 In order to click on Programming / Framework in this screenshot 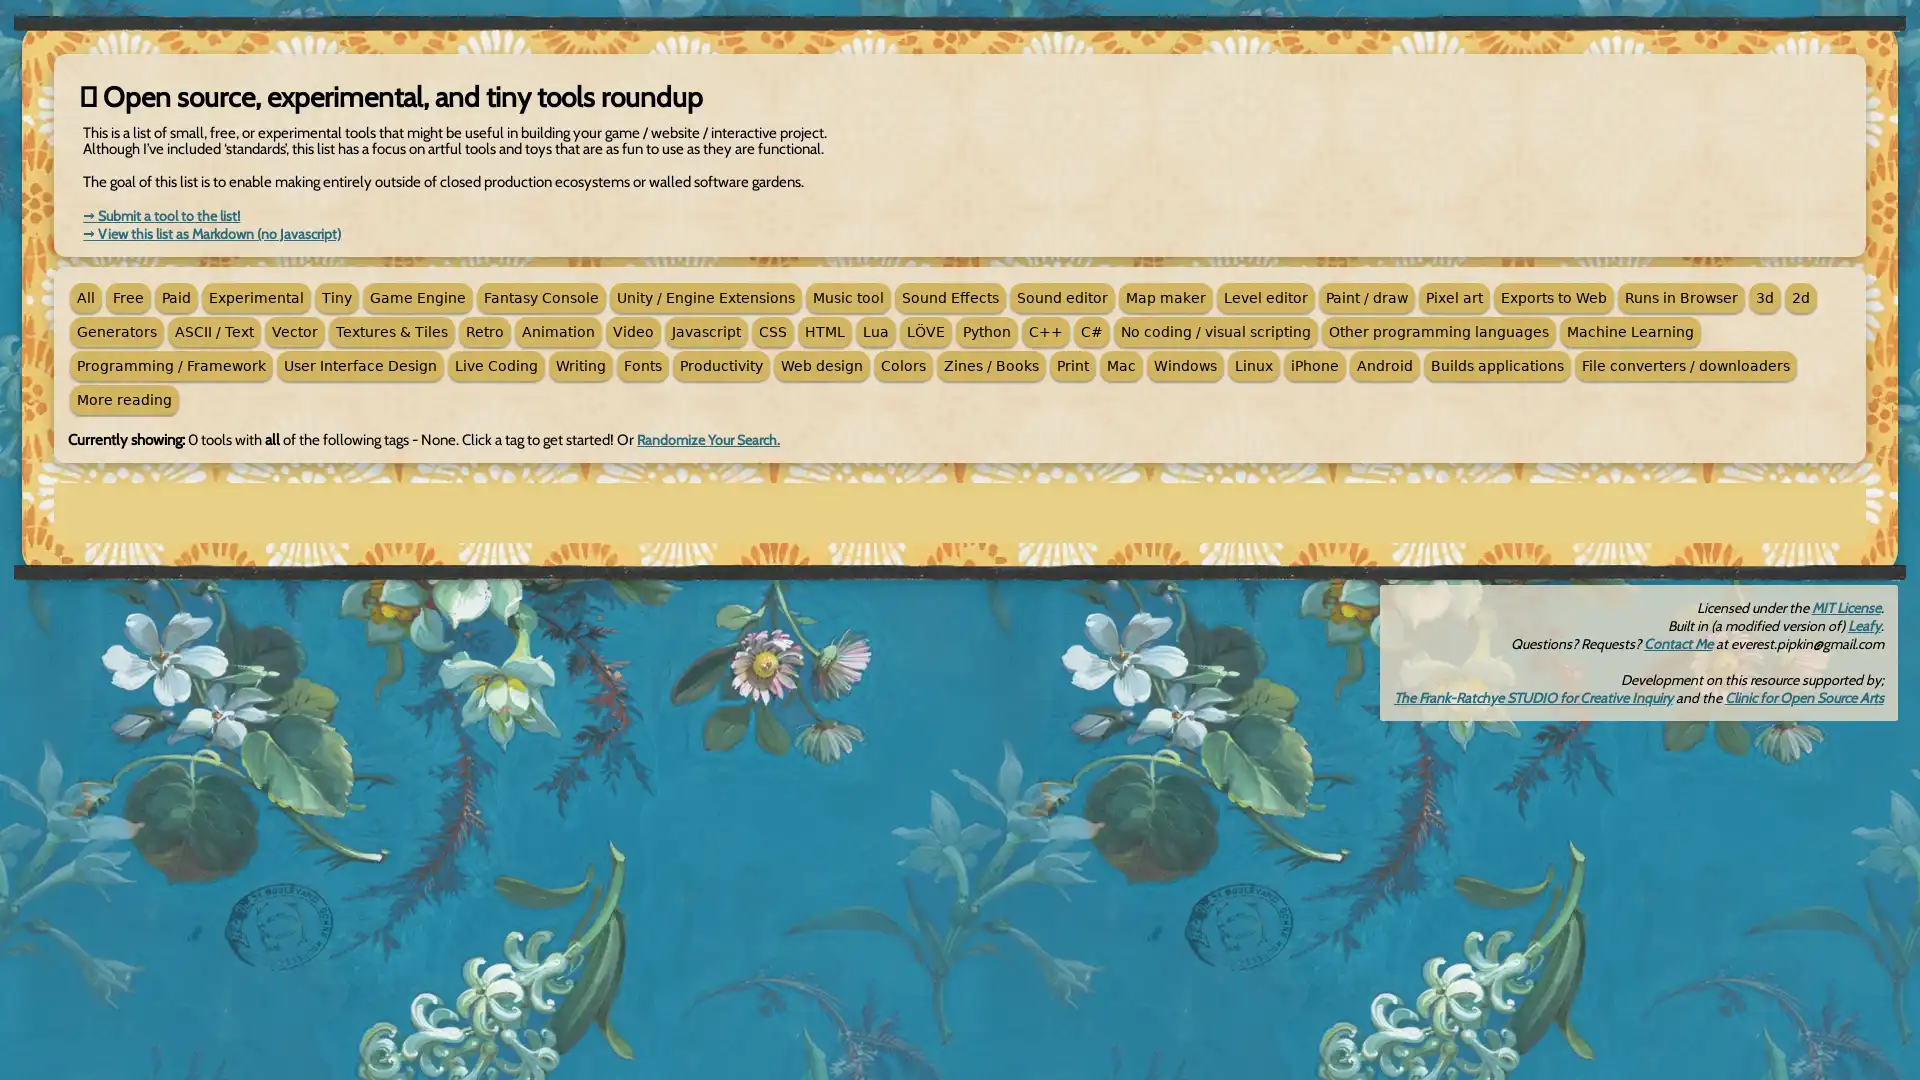, I will do `click(171, 366)`.